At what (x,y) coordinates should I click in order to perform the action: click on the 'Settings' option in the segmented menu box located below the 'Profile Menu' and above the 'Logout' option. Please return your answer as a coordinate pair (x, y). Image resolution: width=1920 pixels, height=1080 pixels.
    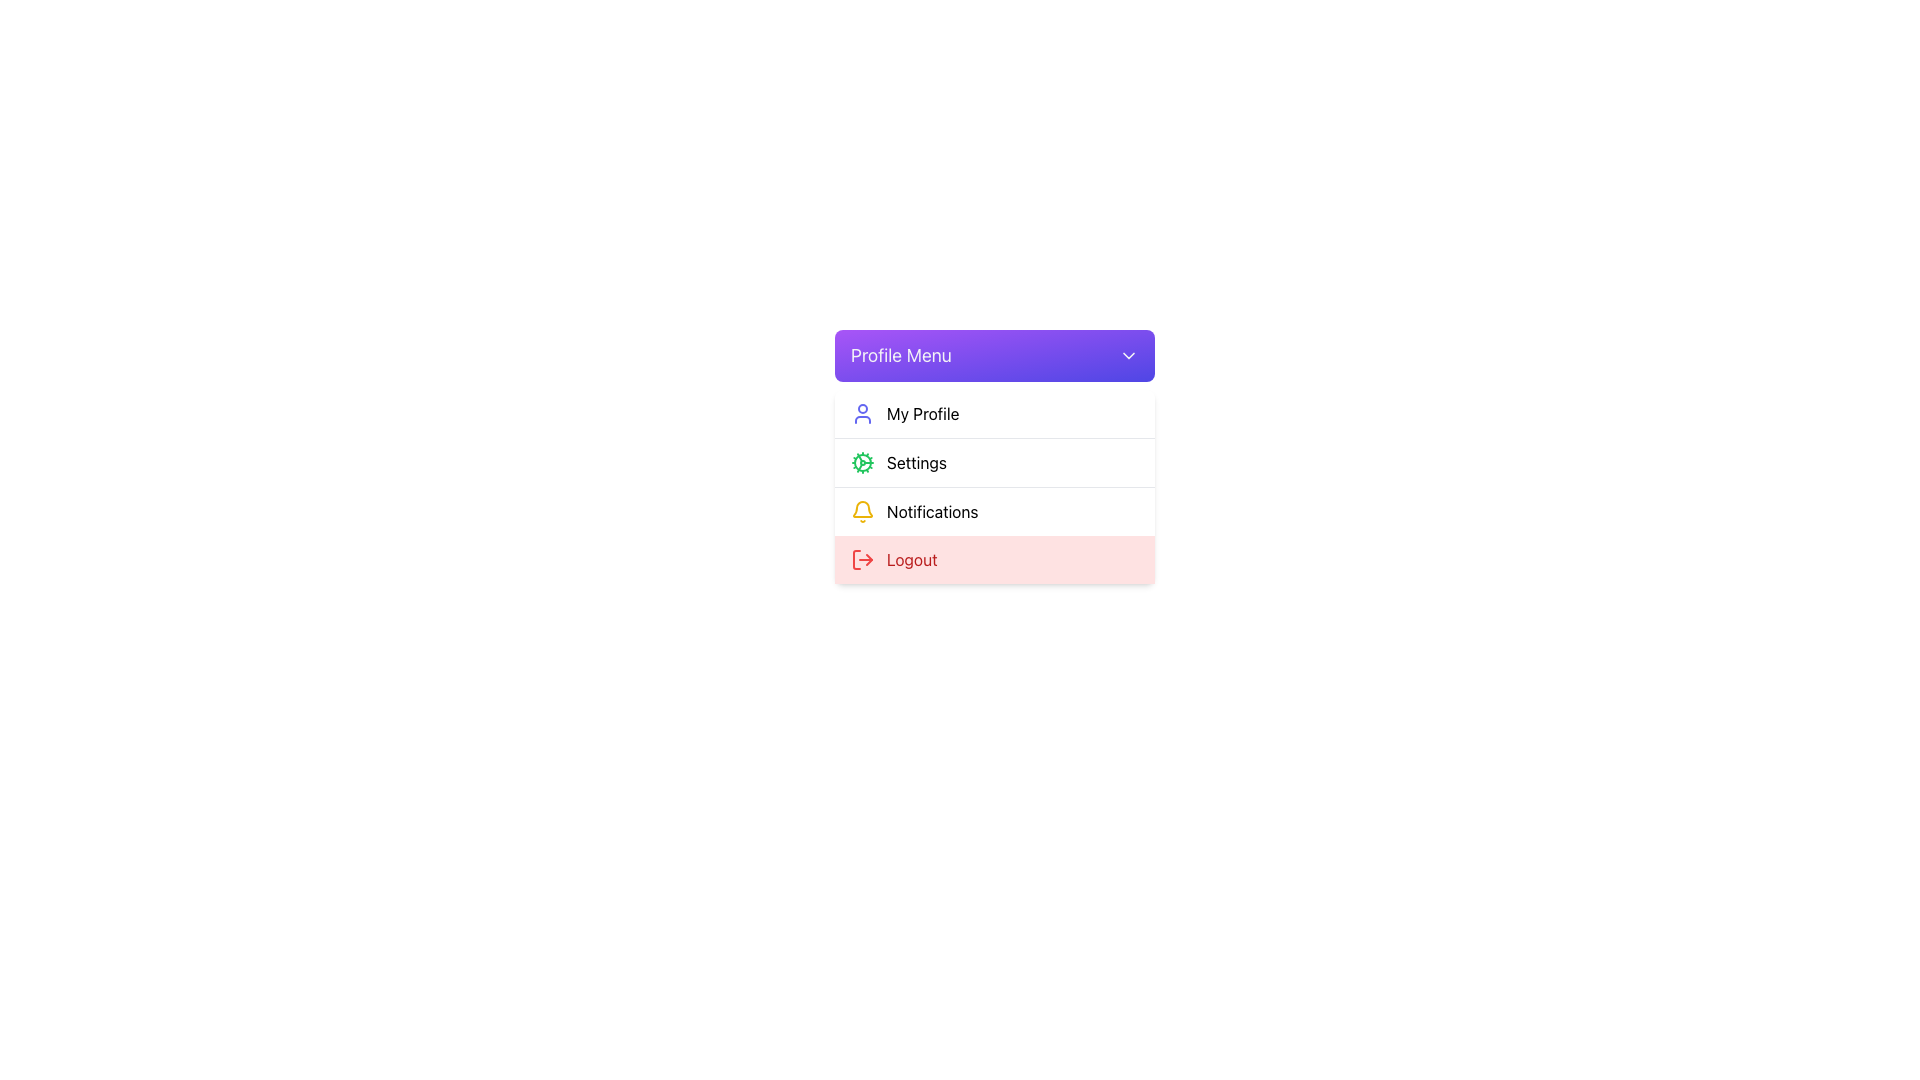
    Looking at the image, I should click on (994, 462).